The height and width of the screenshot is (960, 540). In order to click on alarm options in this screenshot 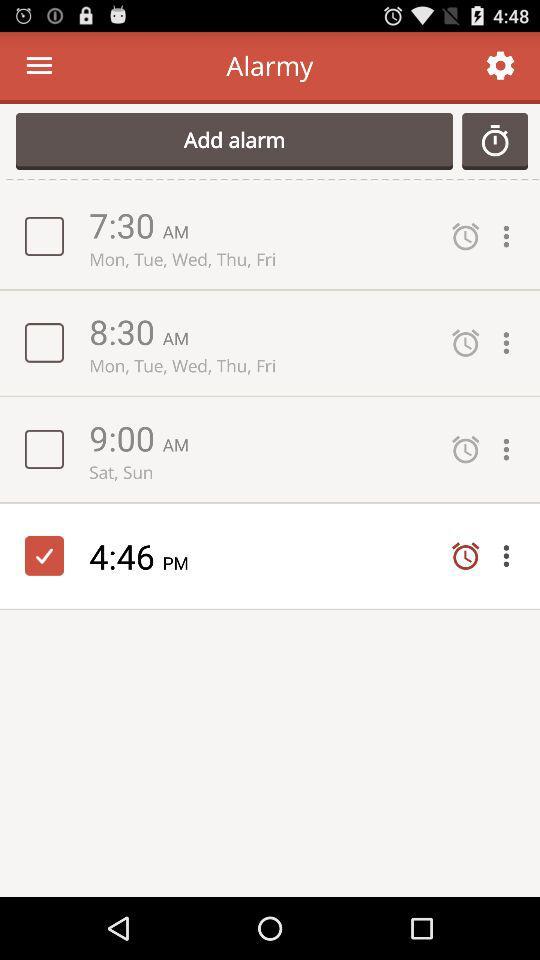, I will do `click(511, 556)`.